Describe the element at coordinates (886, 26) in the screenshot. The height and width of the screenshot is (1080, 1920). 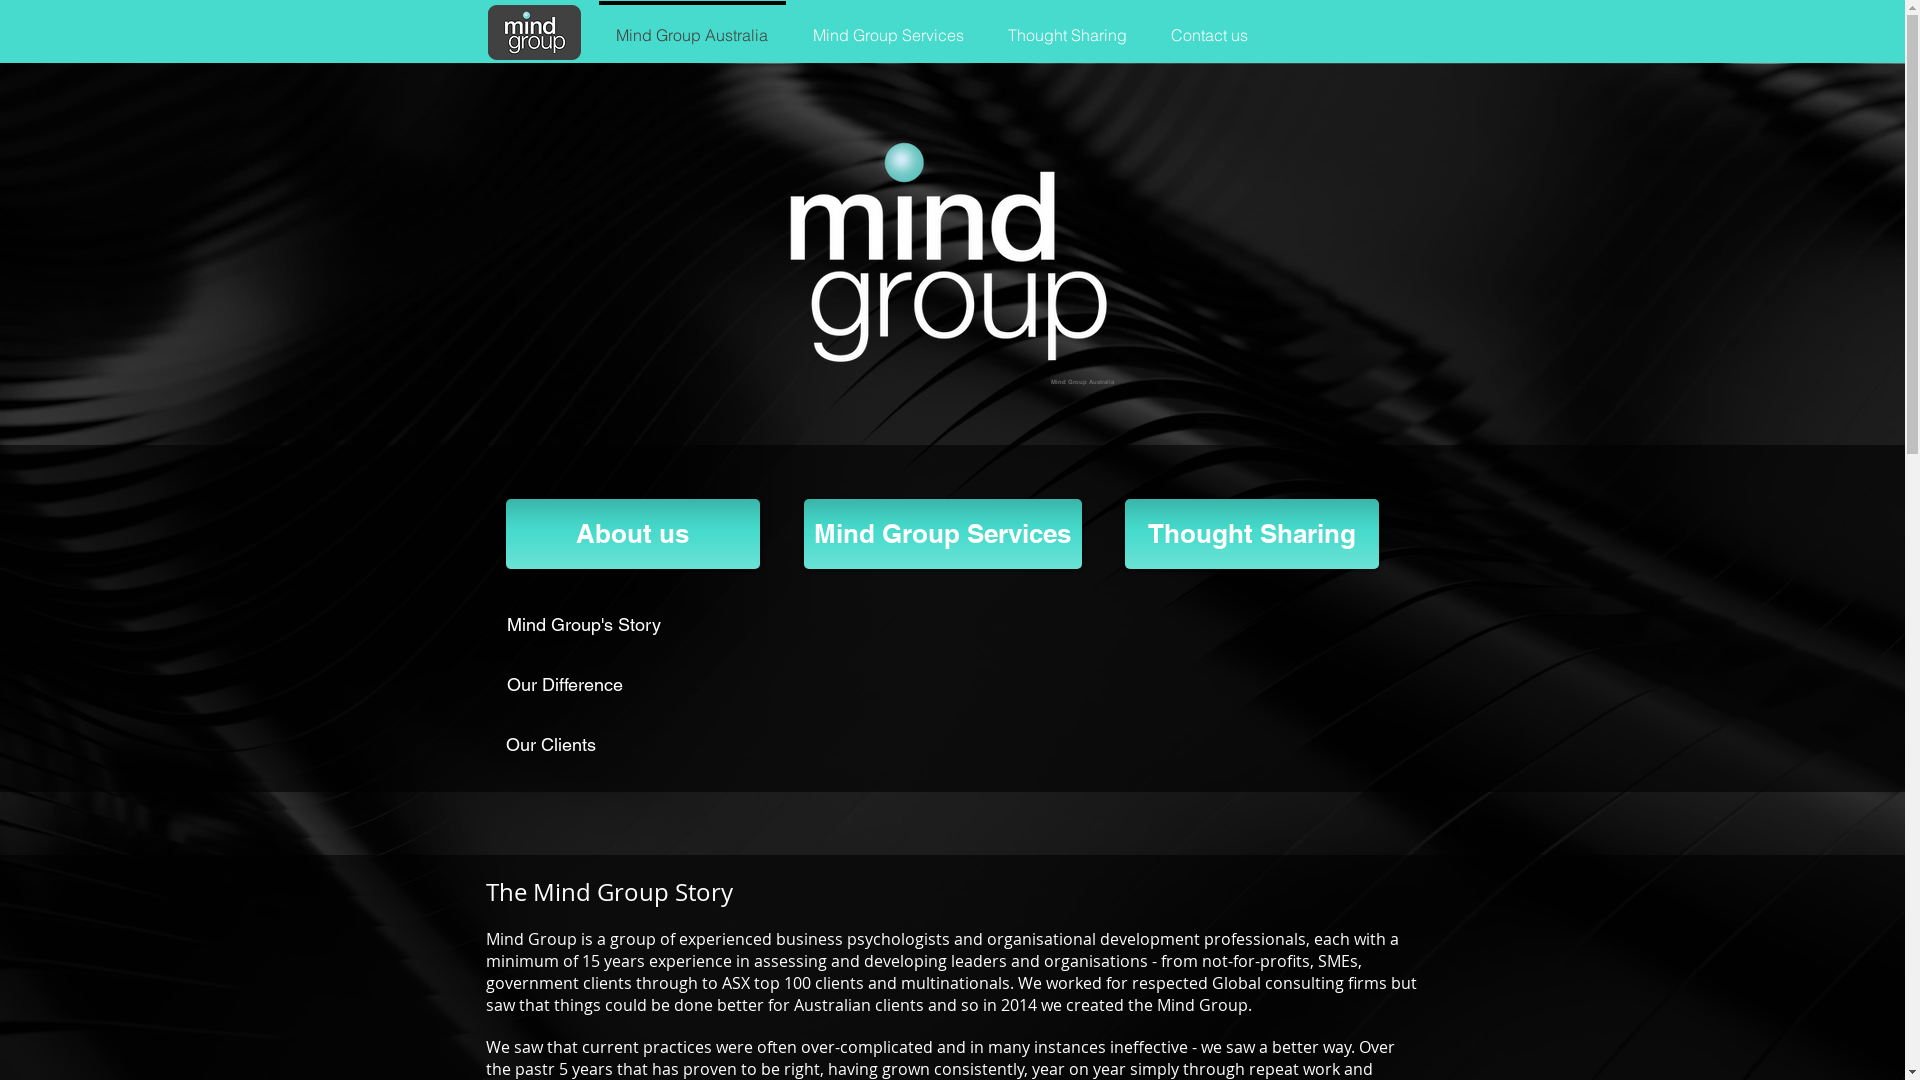
I see `'Mind Group Services'` at that location.